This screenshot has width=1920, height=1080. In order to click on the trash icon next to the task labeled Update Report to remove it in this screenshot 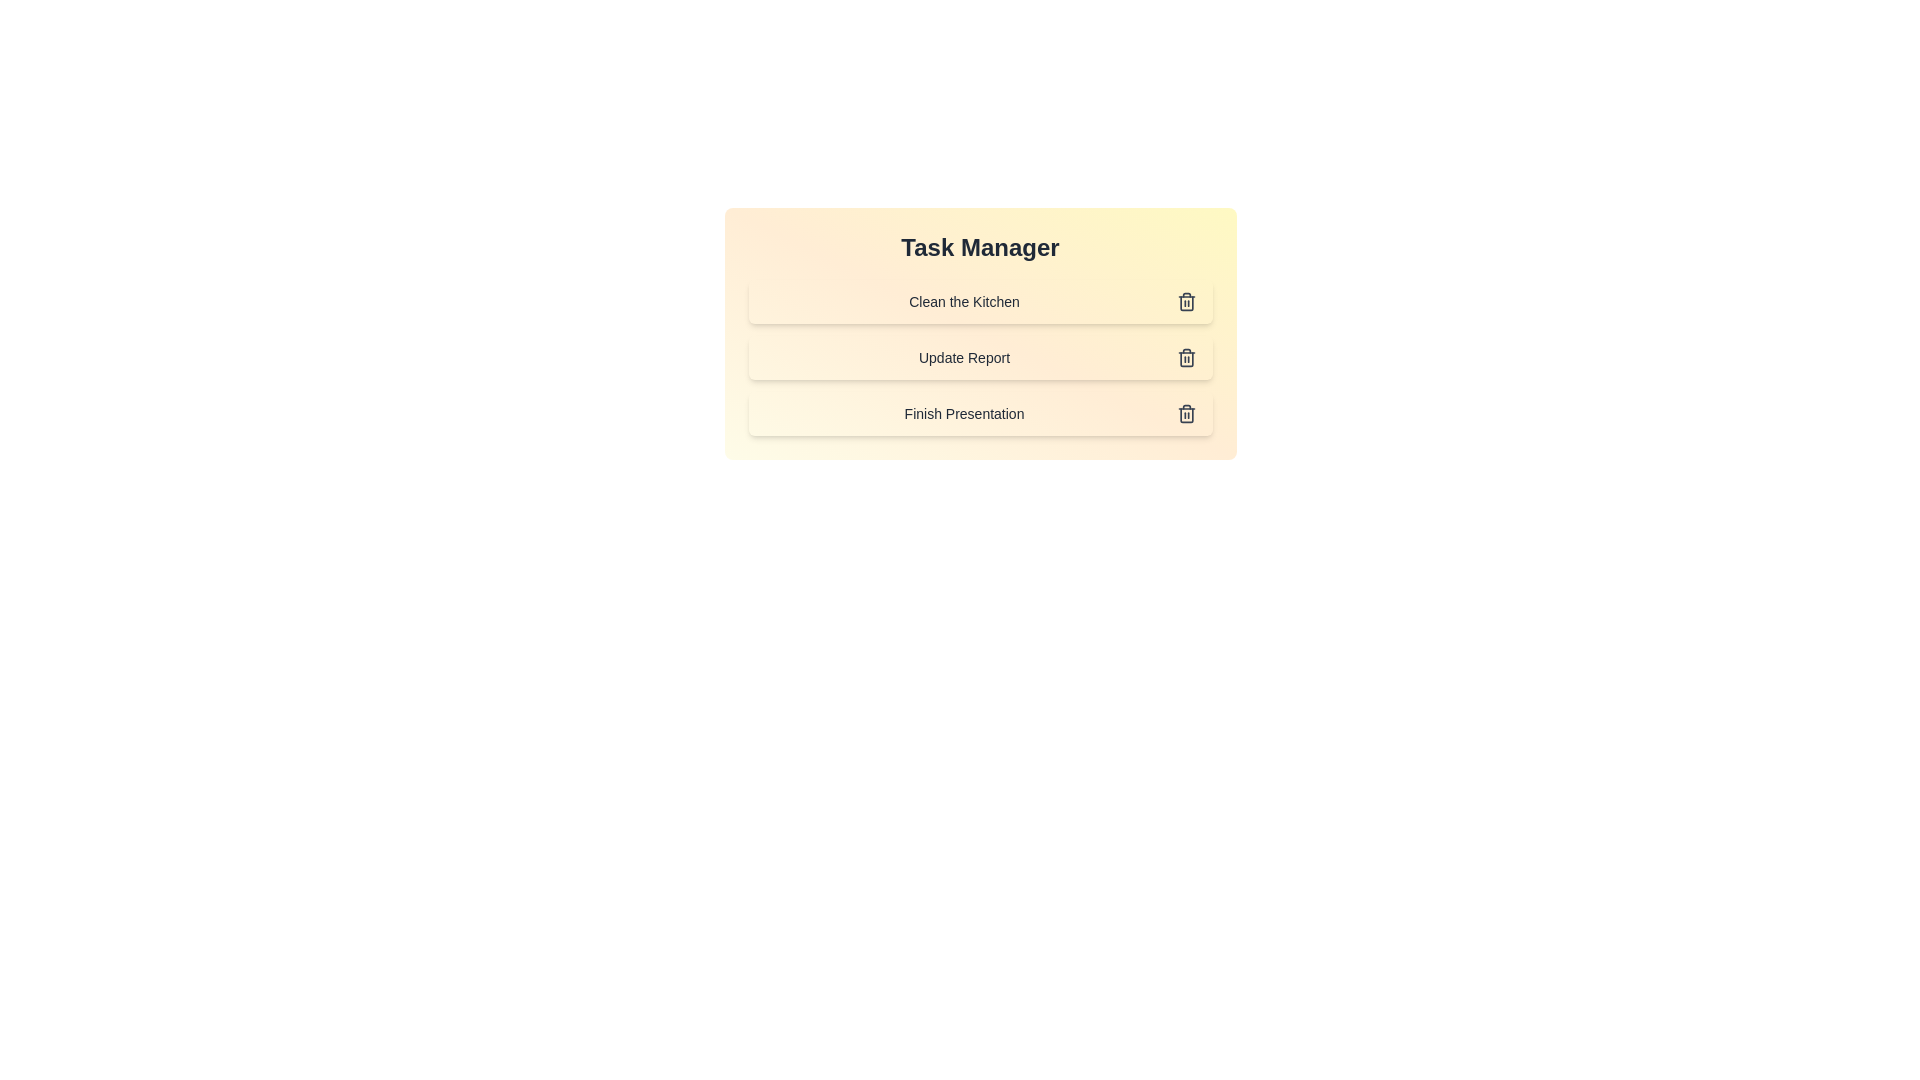, I will do `click(1186, 357)`.